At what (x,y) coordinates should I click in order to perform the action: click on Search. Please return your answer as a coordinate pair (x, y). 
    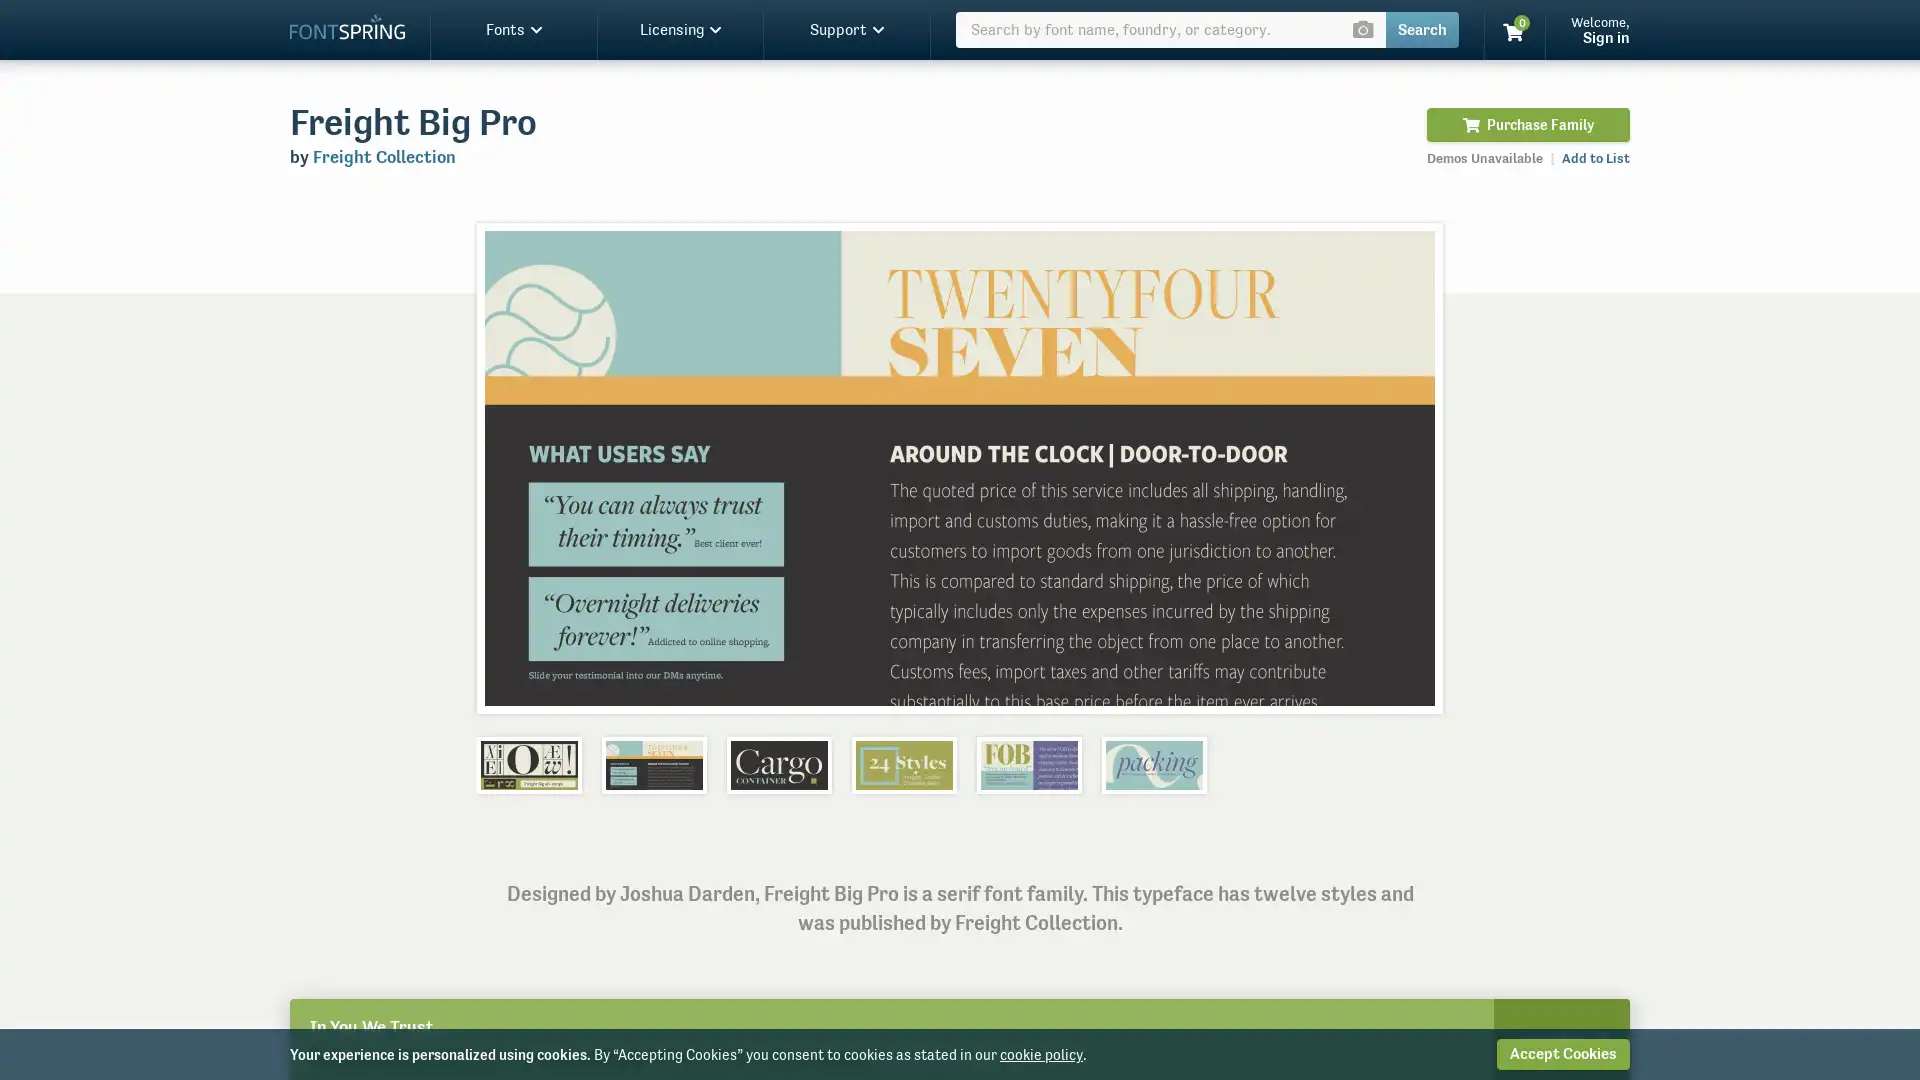
    Looking at the image, I should click on (1421, 30).